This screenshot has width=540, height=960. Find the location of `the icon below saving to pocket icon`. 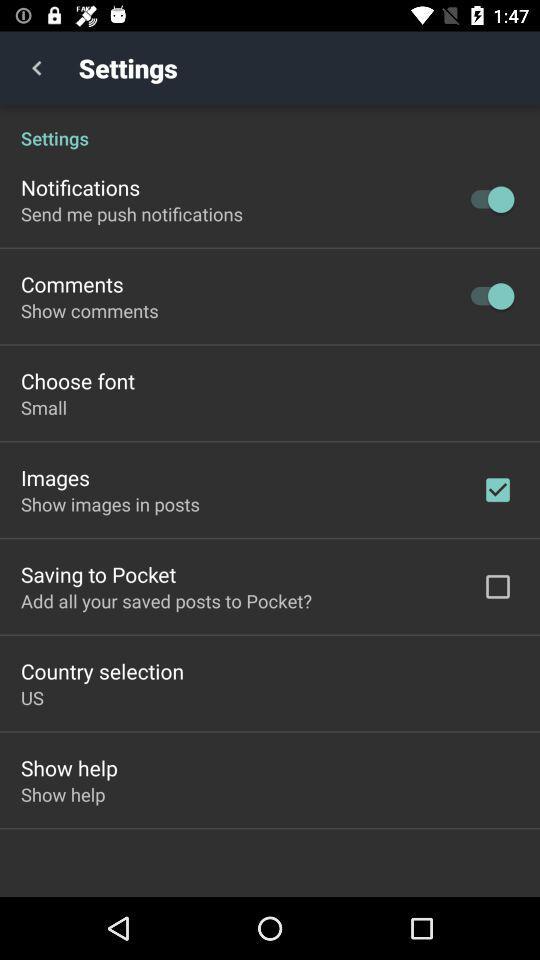

the icon below saving to pocket icon is located at coordinates (165, 600).